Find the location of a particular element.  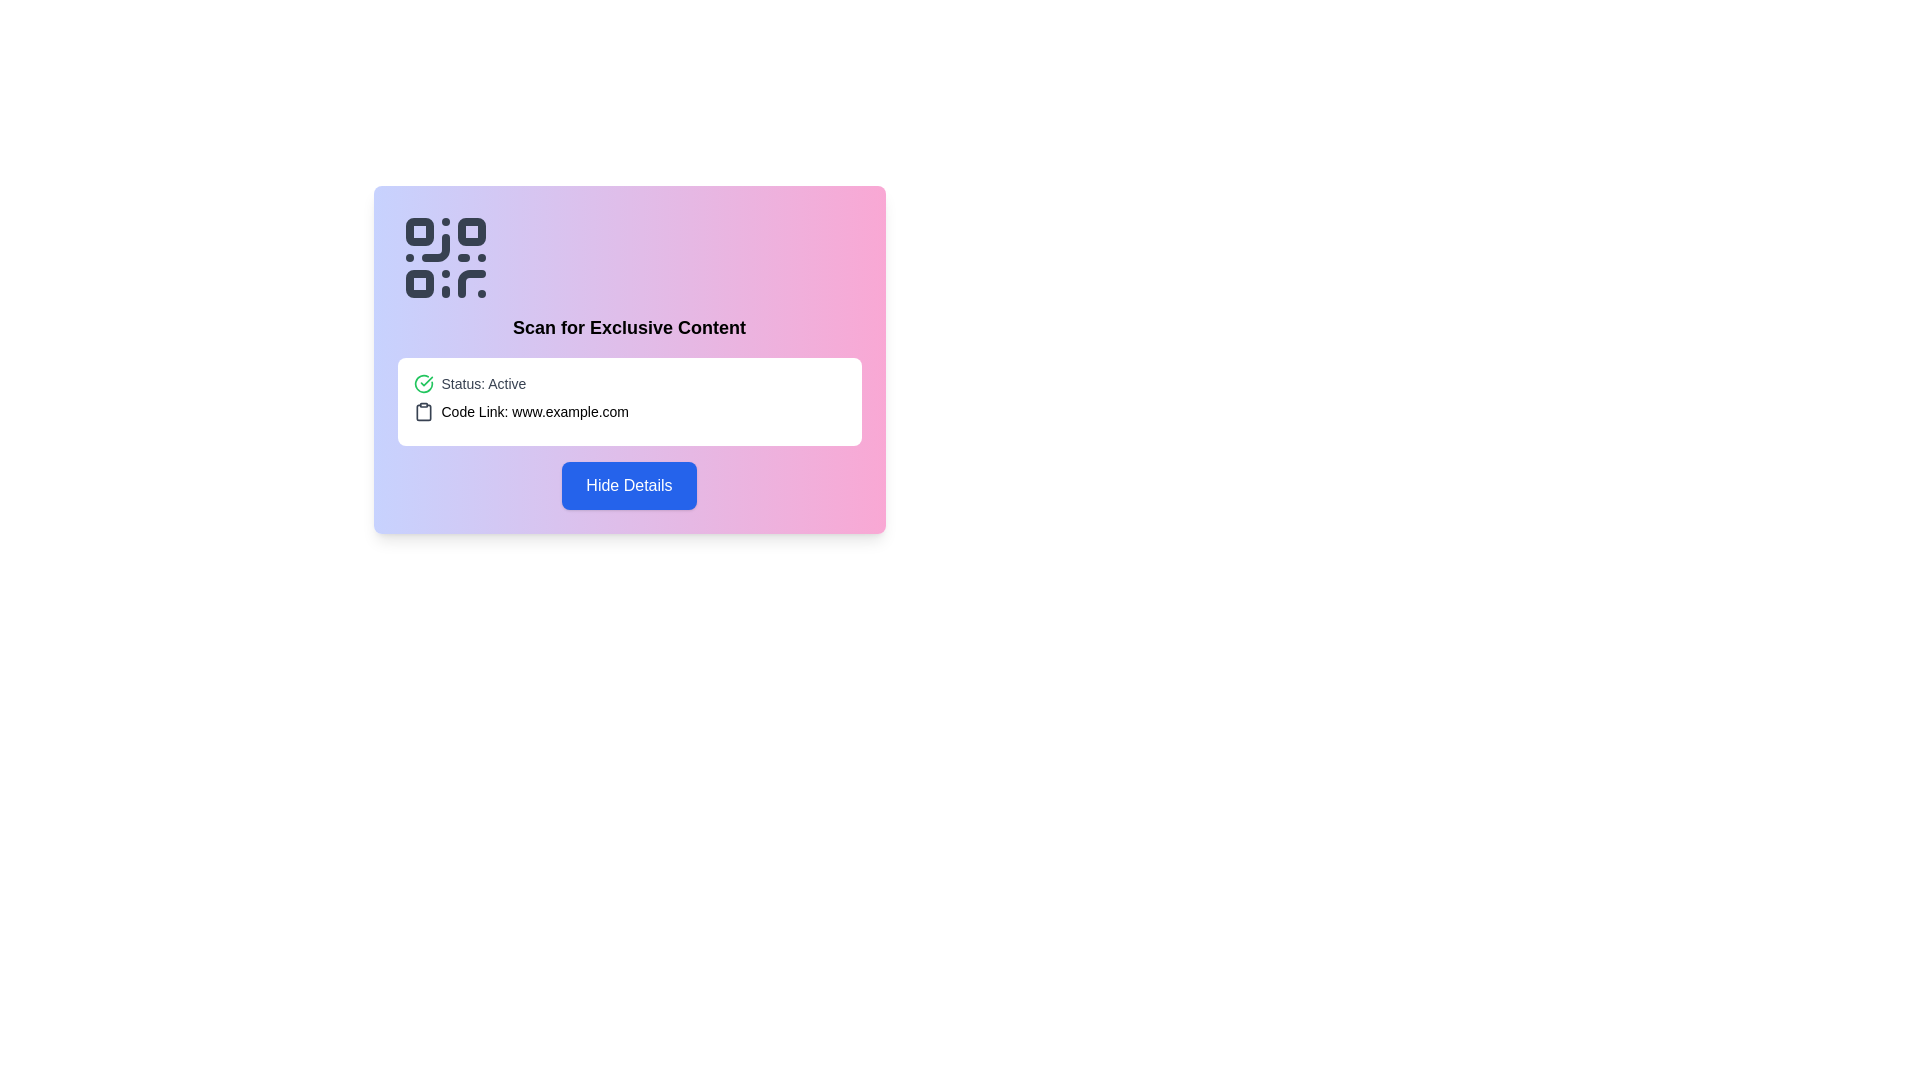

the SVG rectangle shape located at the bottom-left square of the QR code layout is located at coordinates (418, 284).